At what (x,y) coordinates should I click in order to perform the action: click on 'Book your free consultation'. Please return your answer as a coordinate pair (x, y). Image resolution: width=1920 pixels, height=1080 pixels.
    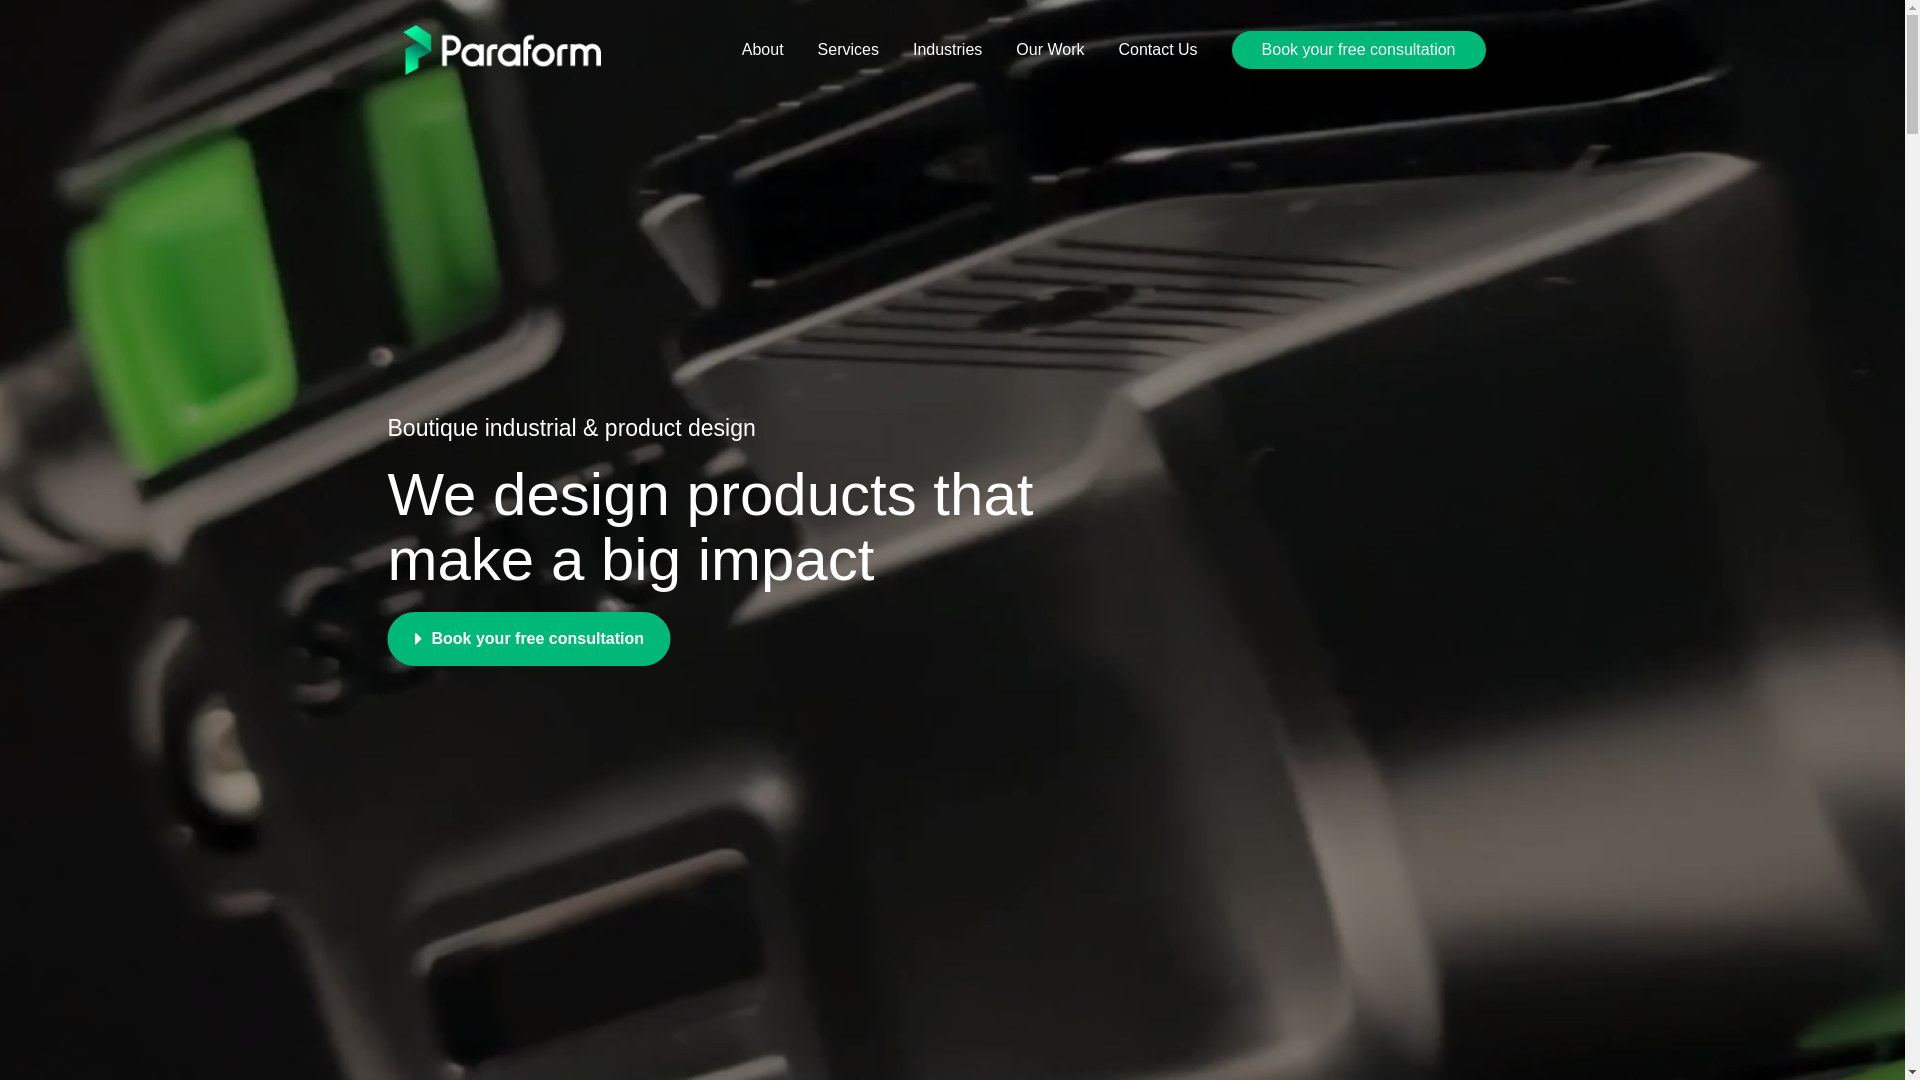
    Looking at the image, I should click on (1358, 49).